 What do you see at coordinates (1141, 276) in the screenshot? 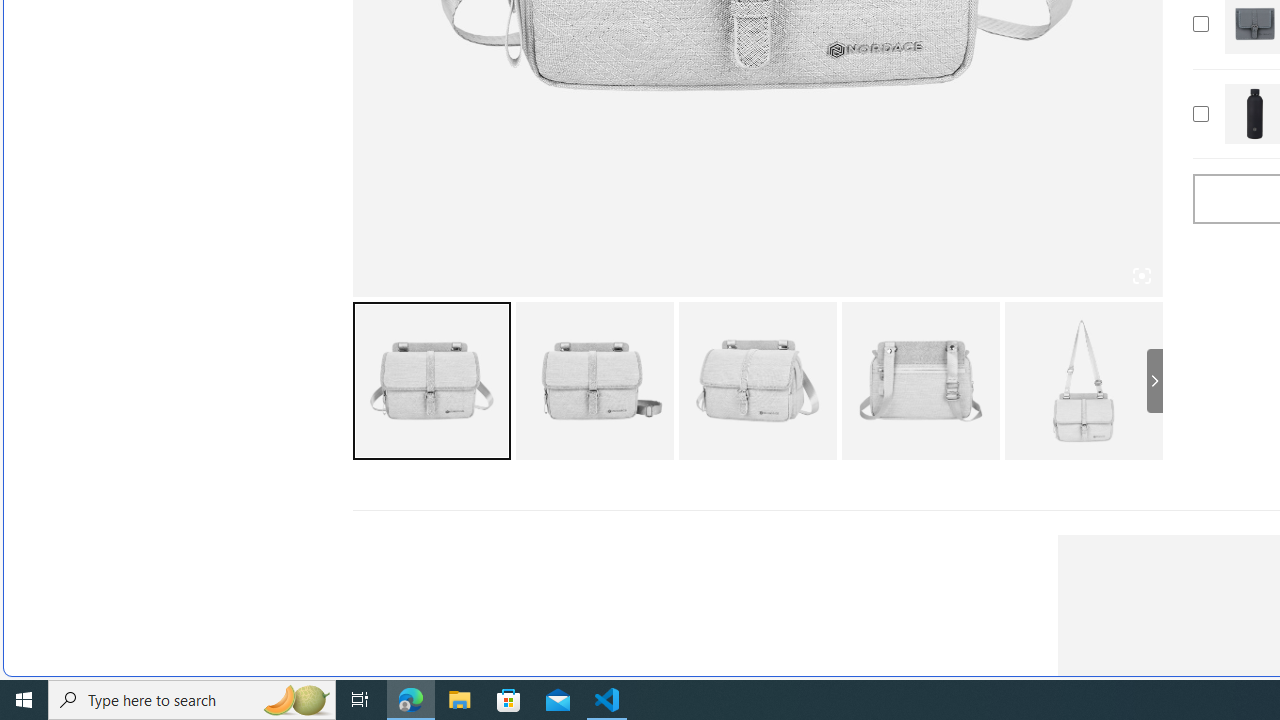
I see `'Class: iconic-woothumbs-fullscreen'` at bounding box center [1141, 276].